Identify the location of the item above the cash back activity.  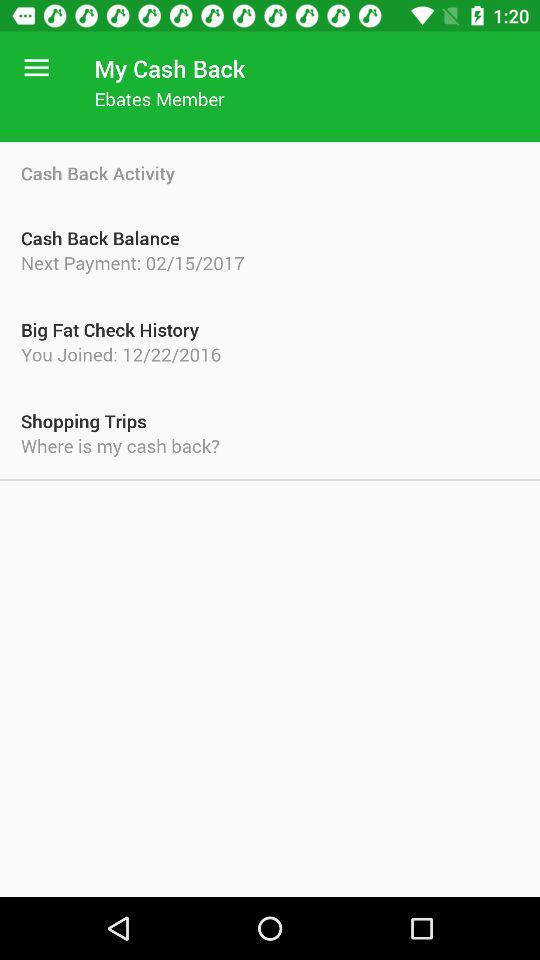
(36, 68).